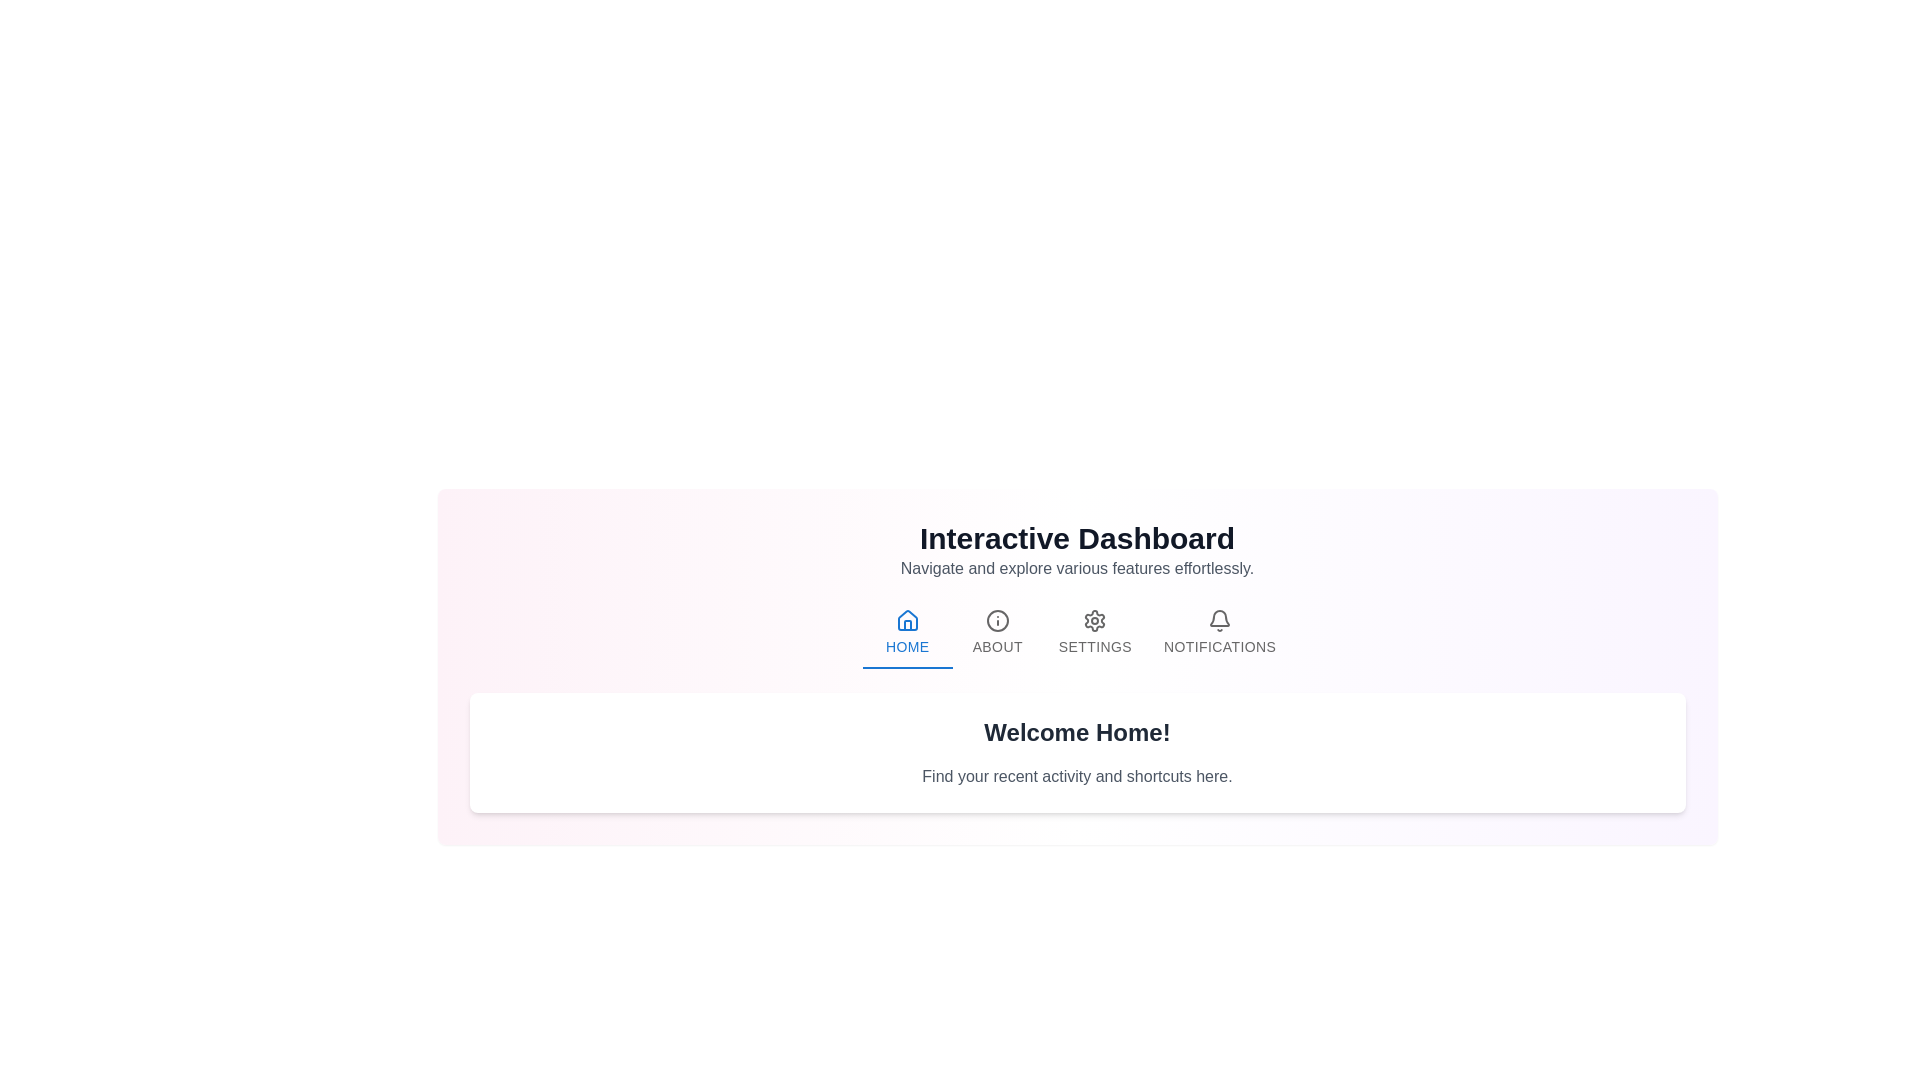 The width and height of the screenshot is (1920, 1080). I want to click on the Text Label located beneath the heading 'Interactive Dashboard', which provides context about the dashboard's features, so click(1076, 569).